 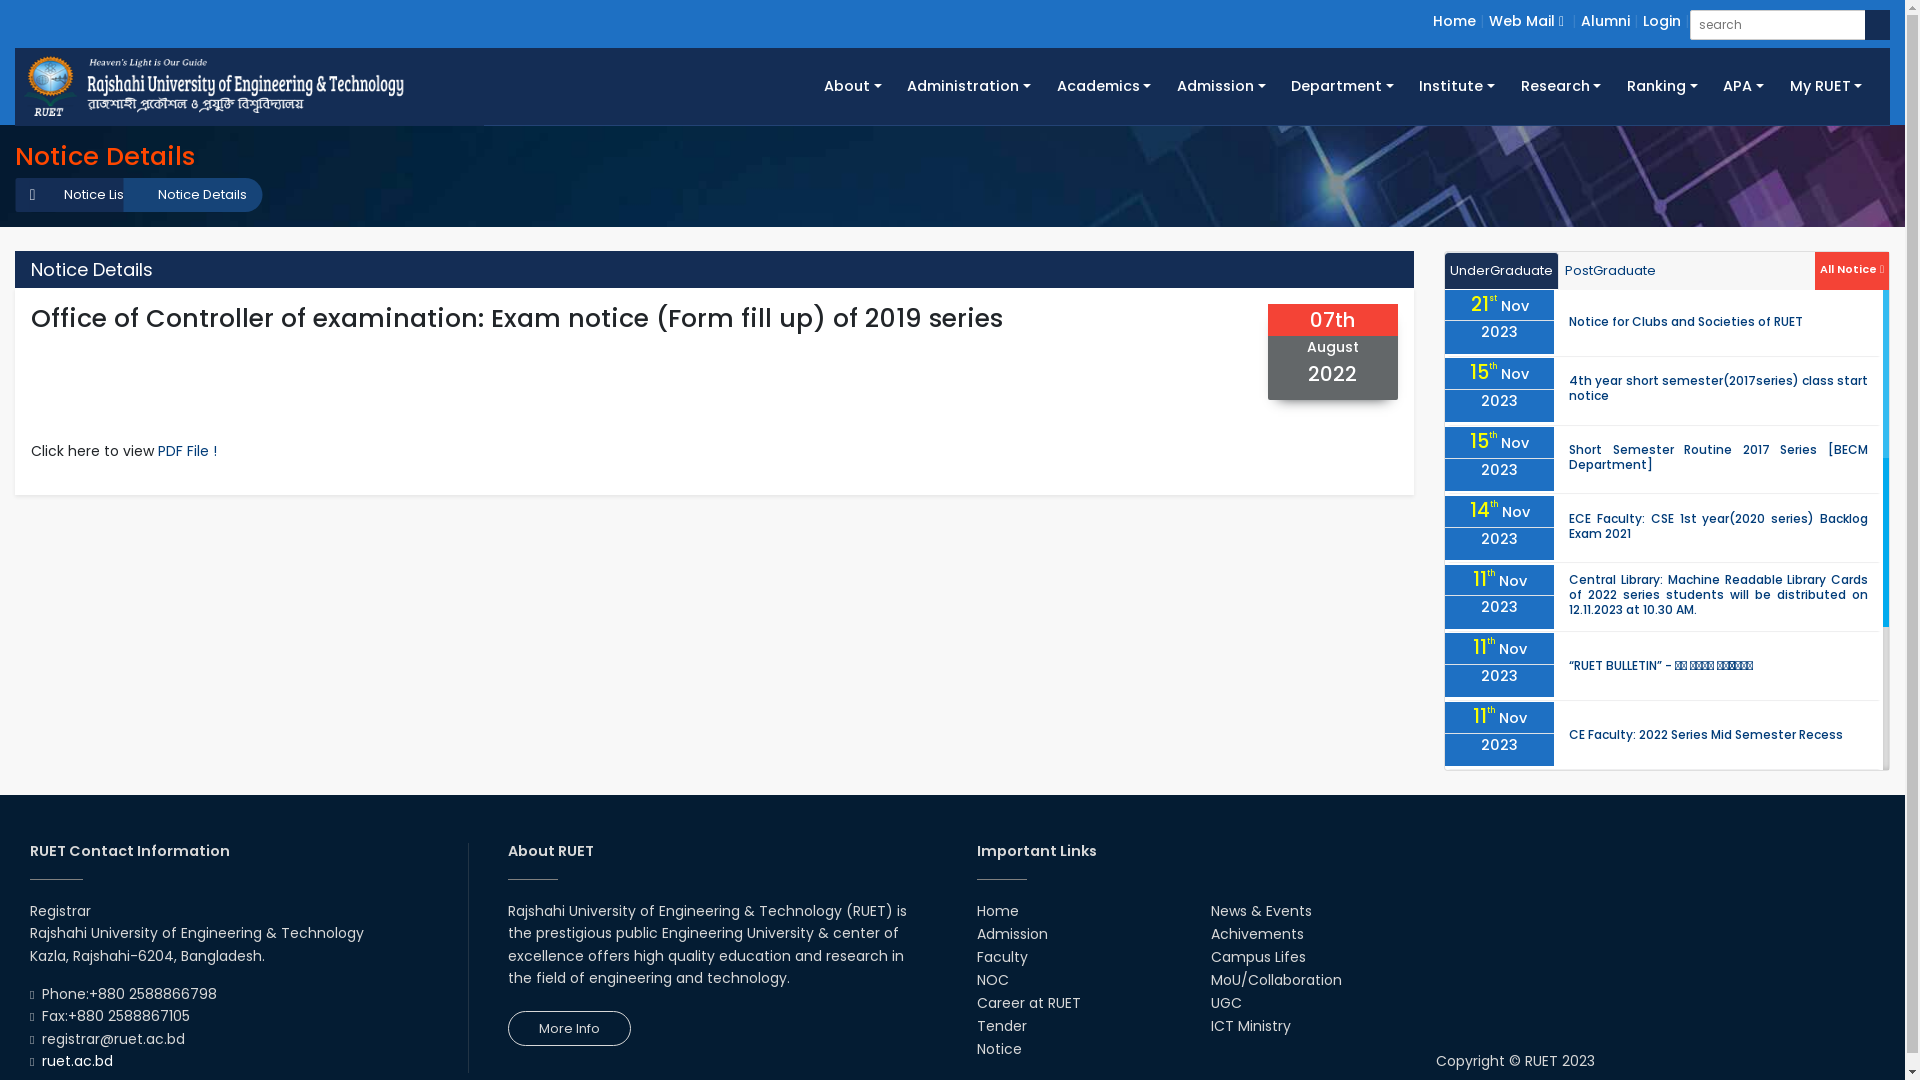 I want to click on 'Career at RUET', so click(x=975, y=1002).